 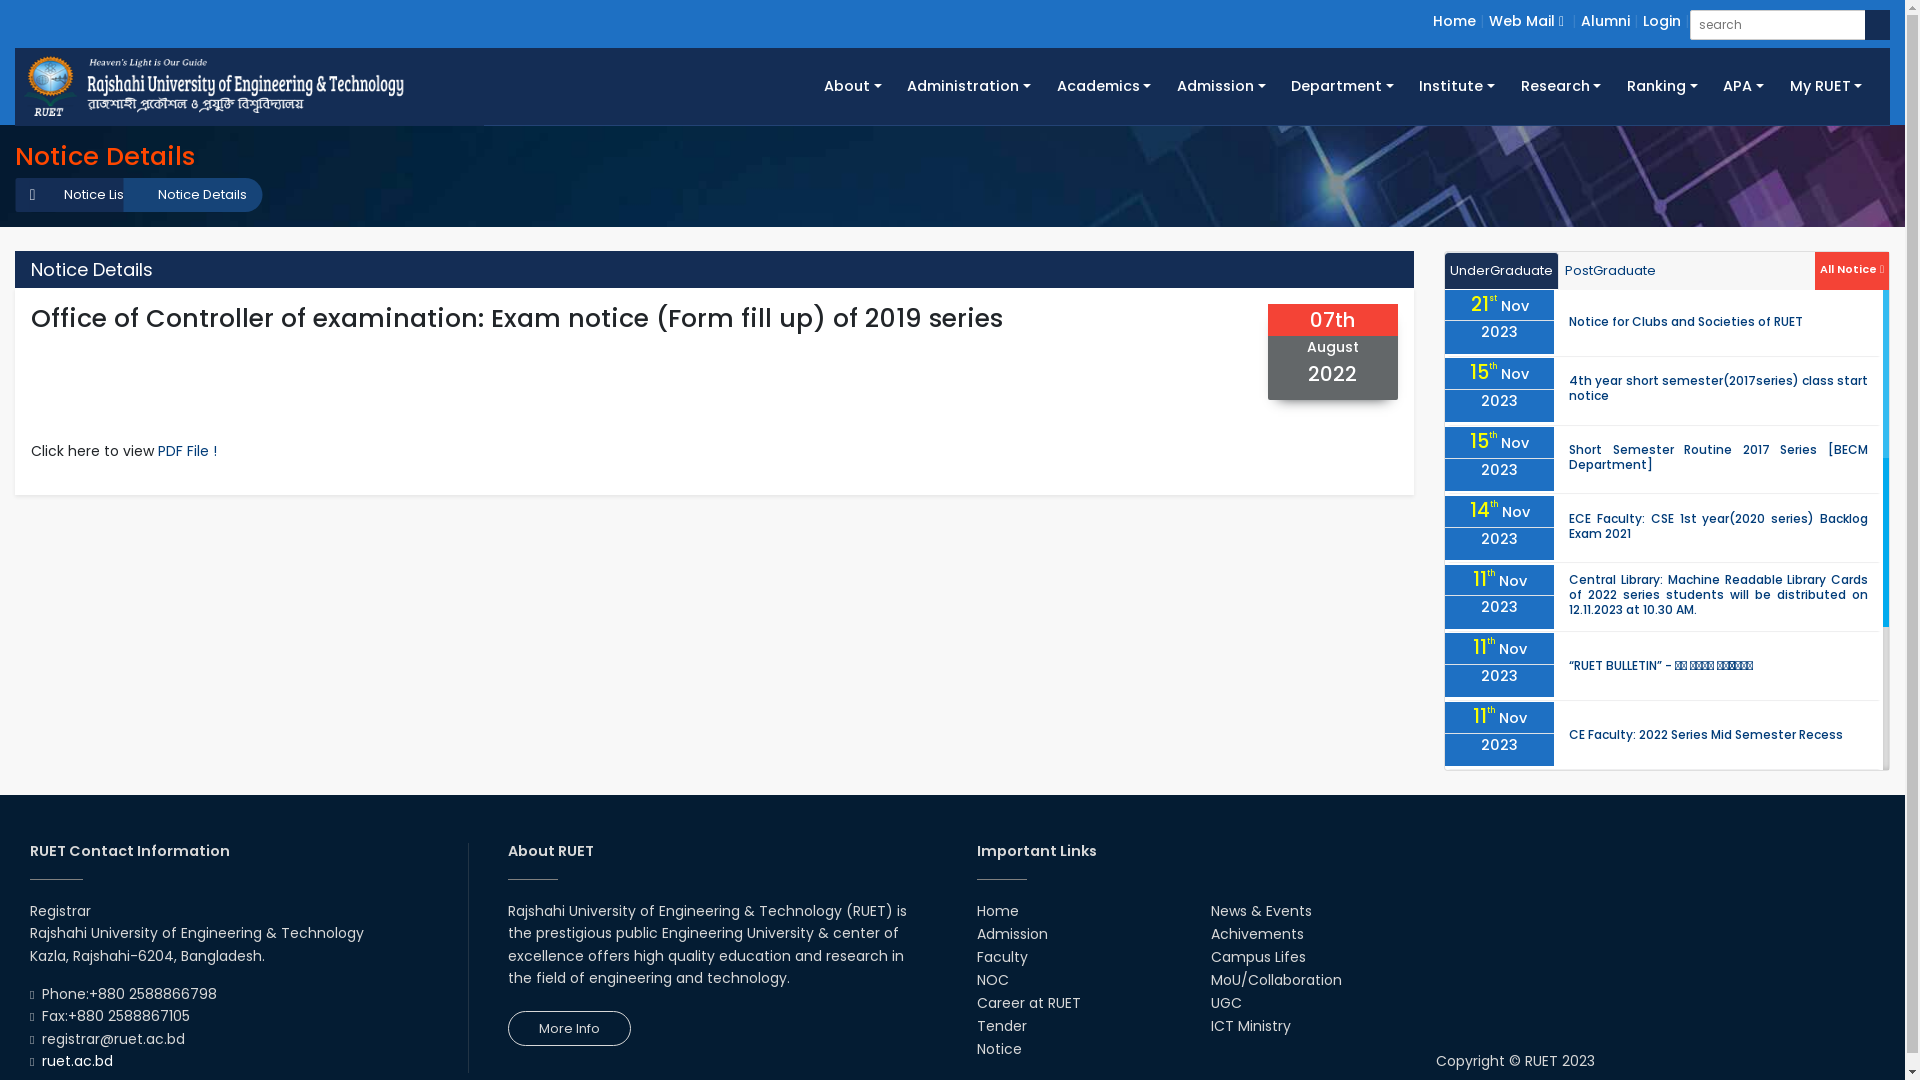 I want to click on 'Career at RUET', so click(x=975, y=1002).